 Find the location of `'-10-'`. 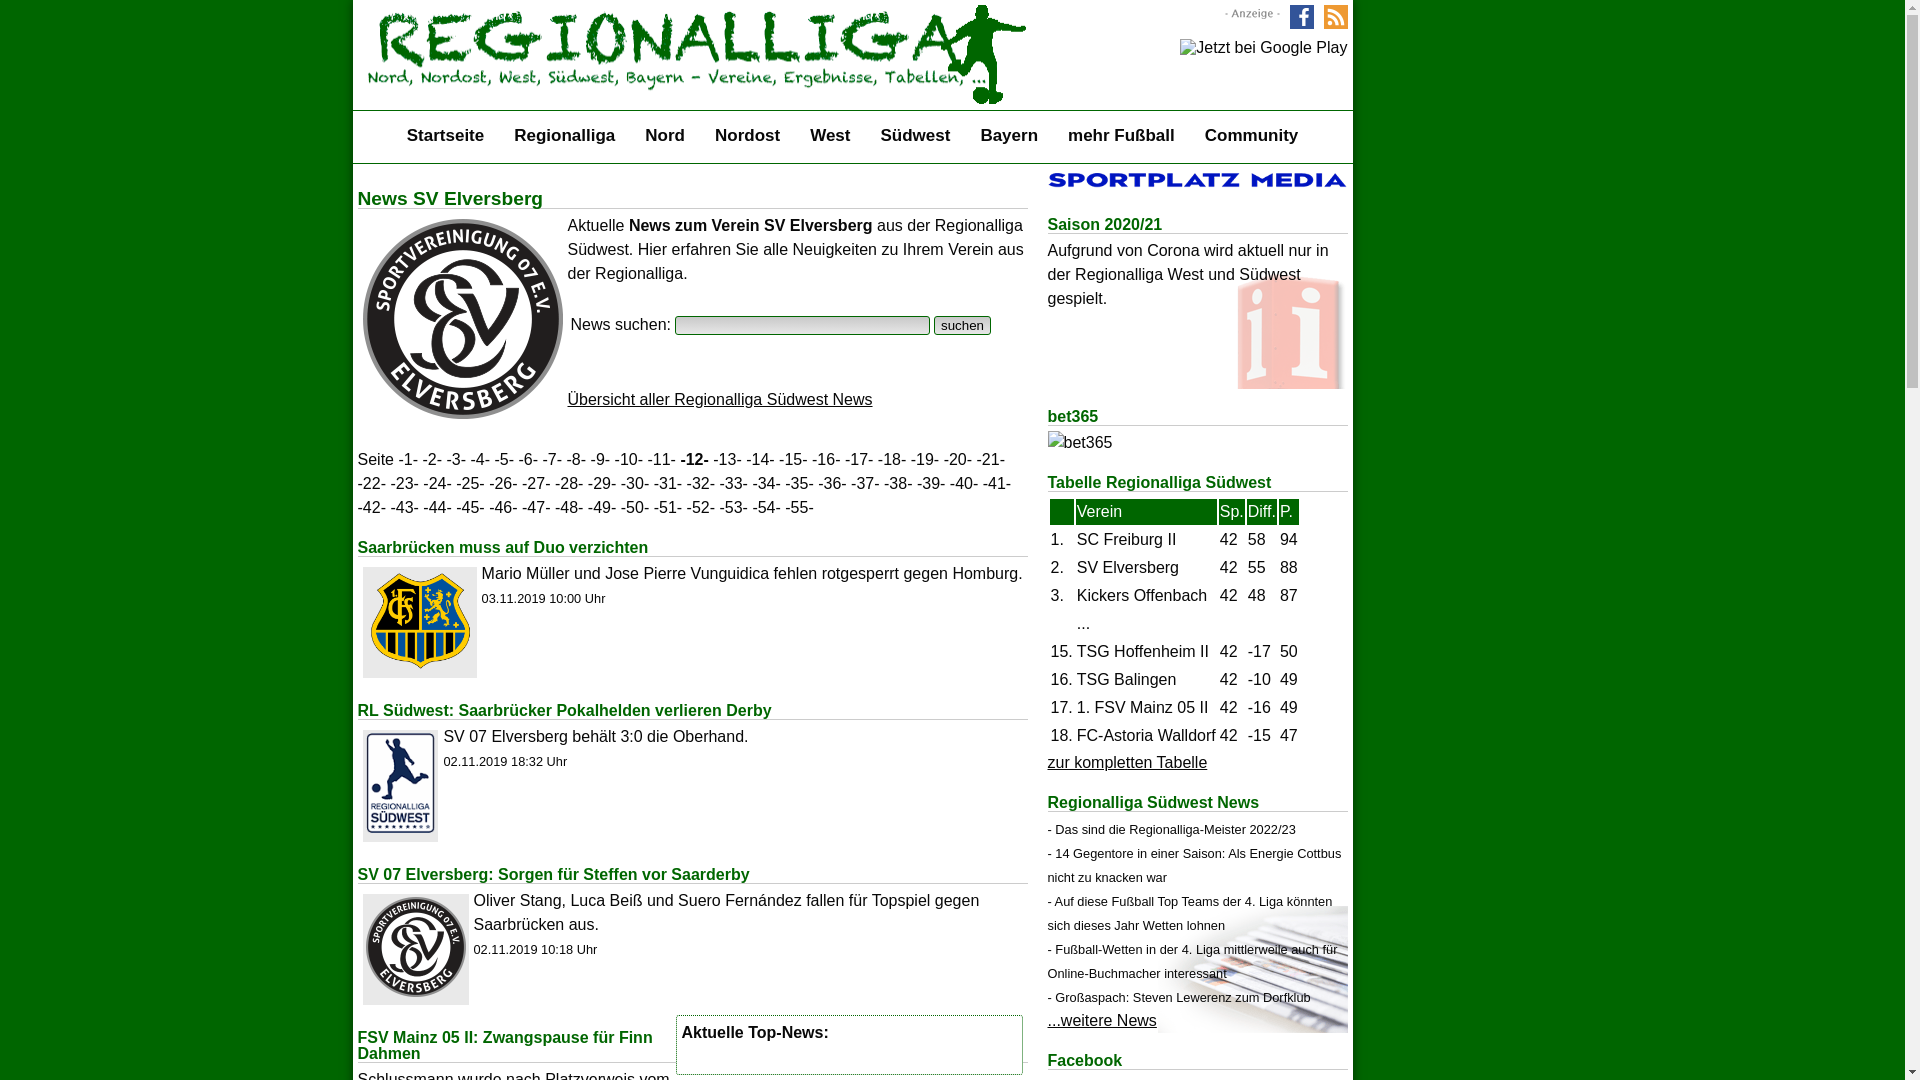

'-10-' is located at coordinates (627, 459).